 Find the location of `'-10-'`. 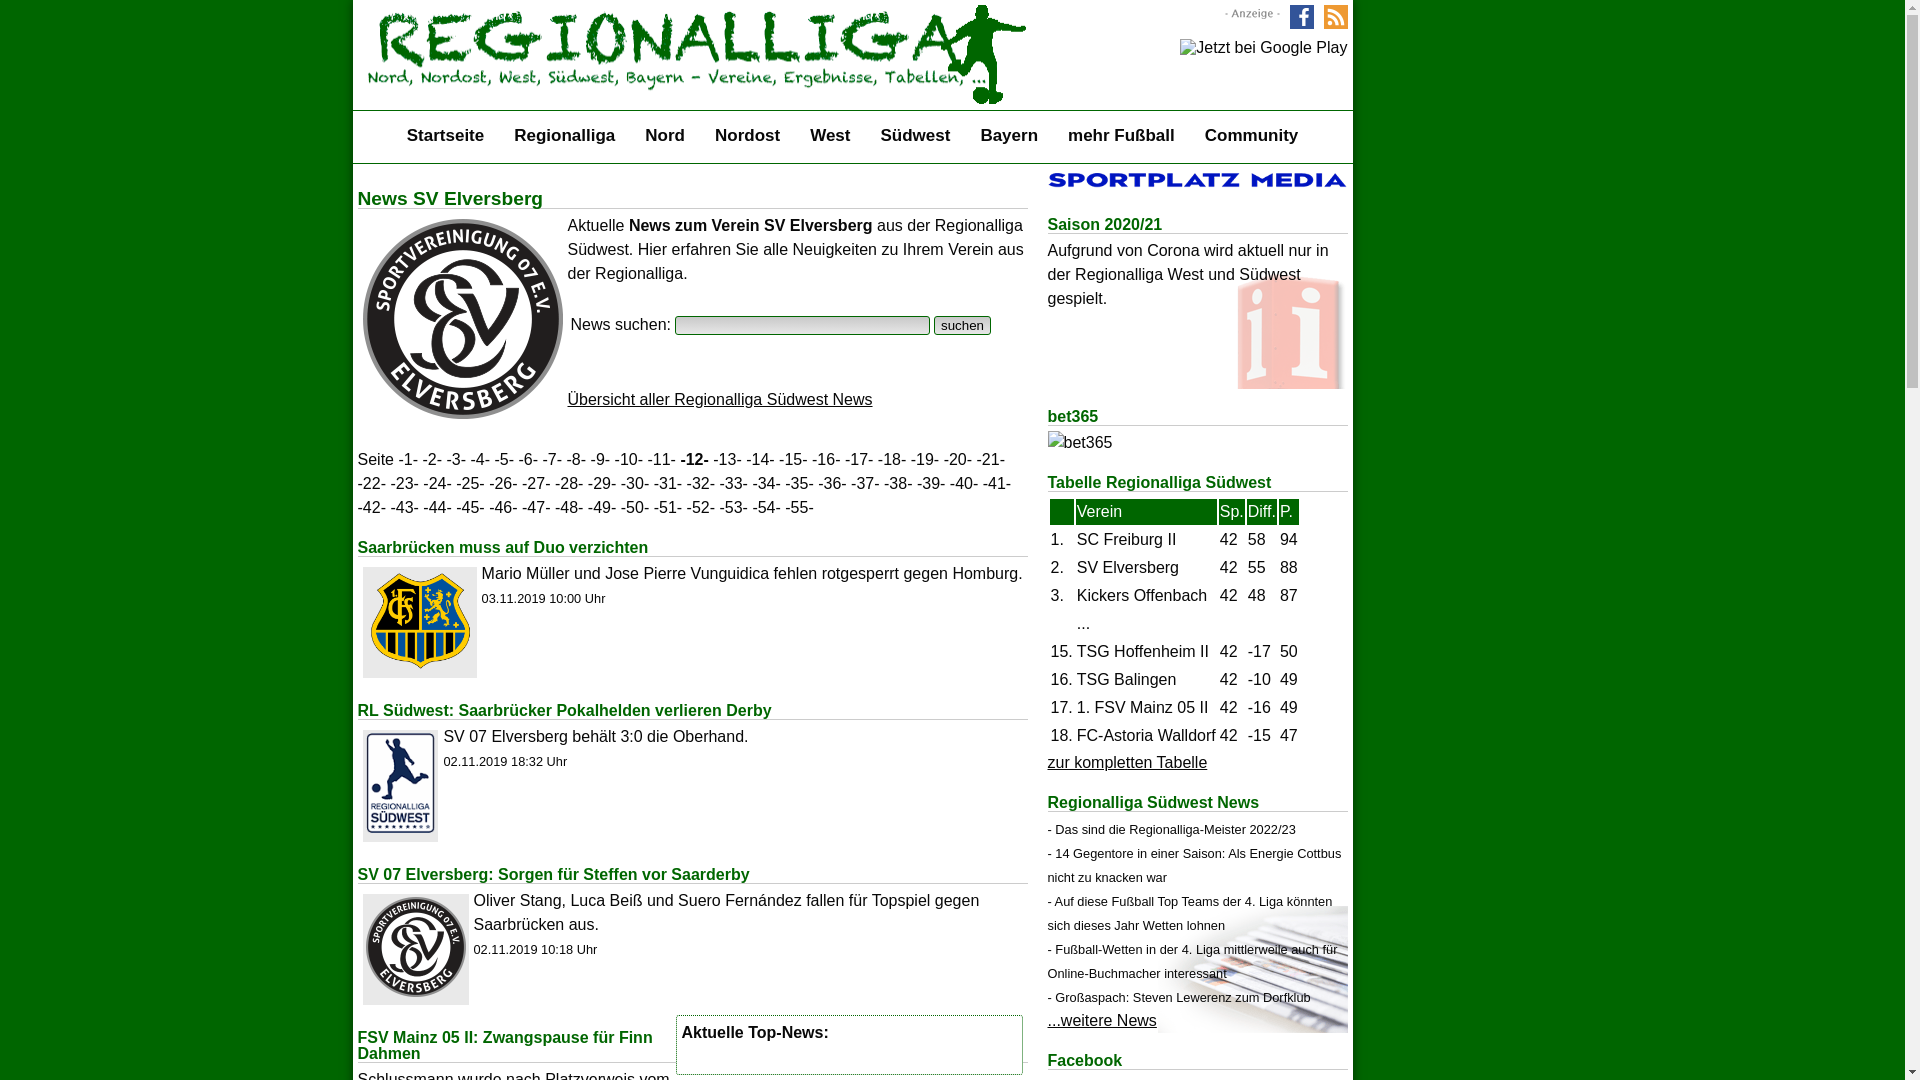

'-10-' is located at coordinates (627, 459).